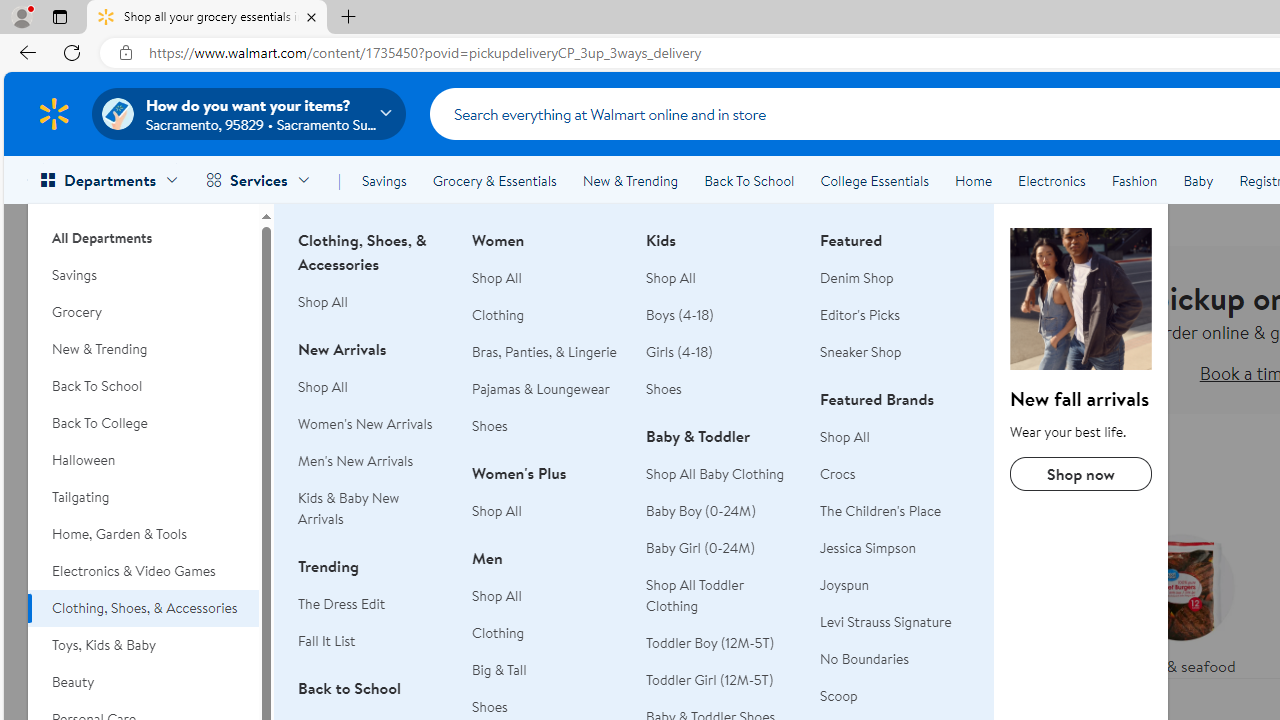  I want to click on 'Jessica Simpson', so click(894, 548).